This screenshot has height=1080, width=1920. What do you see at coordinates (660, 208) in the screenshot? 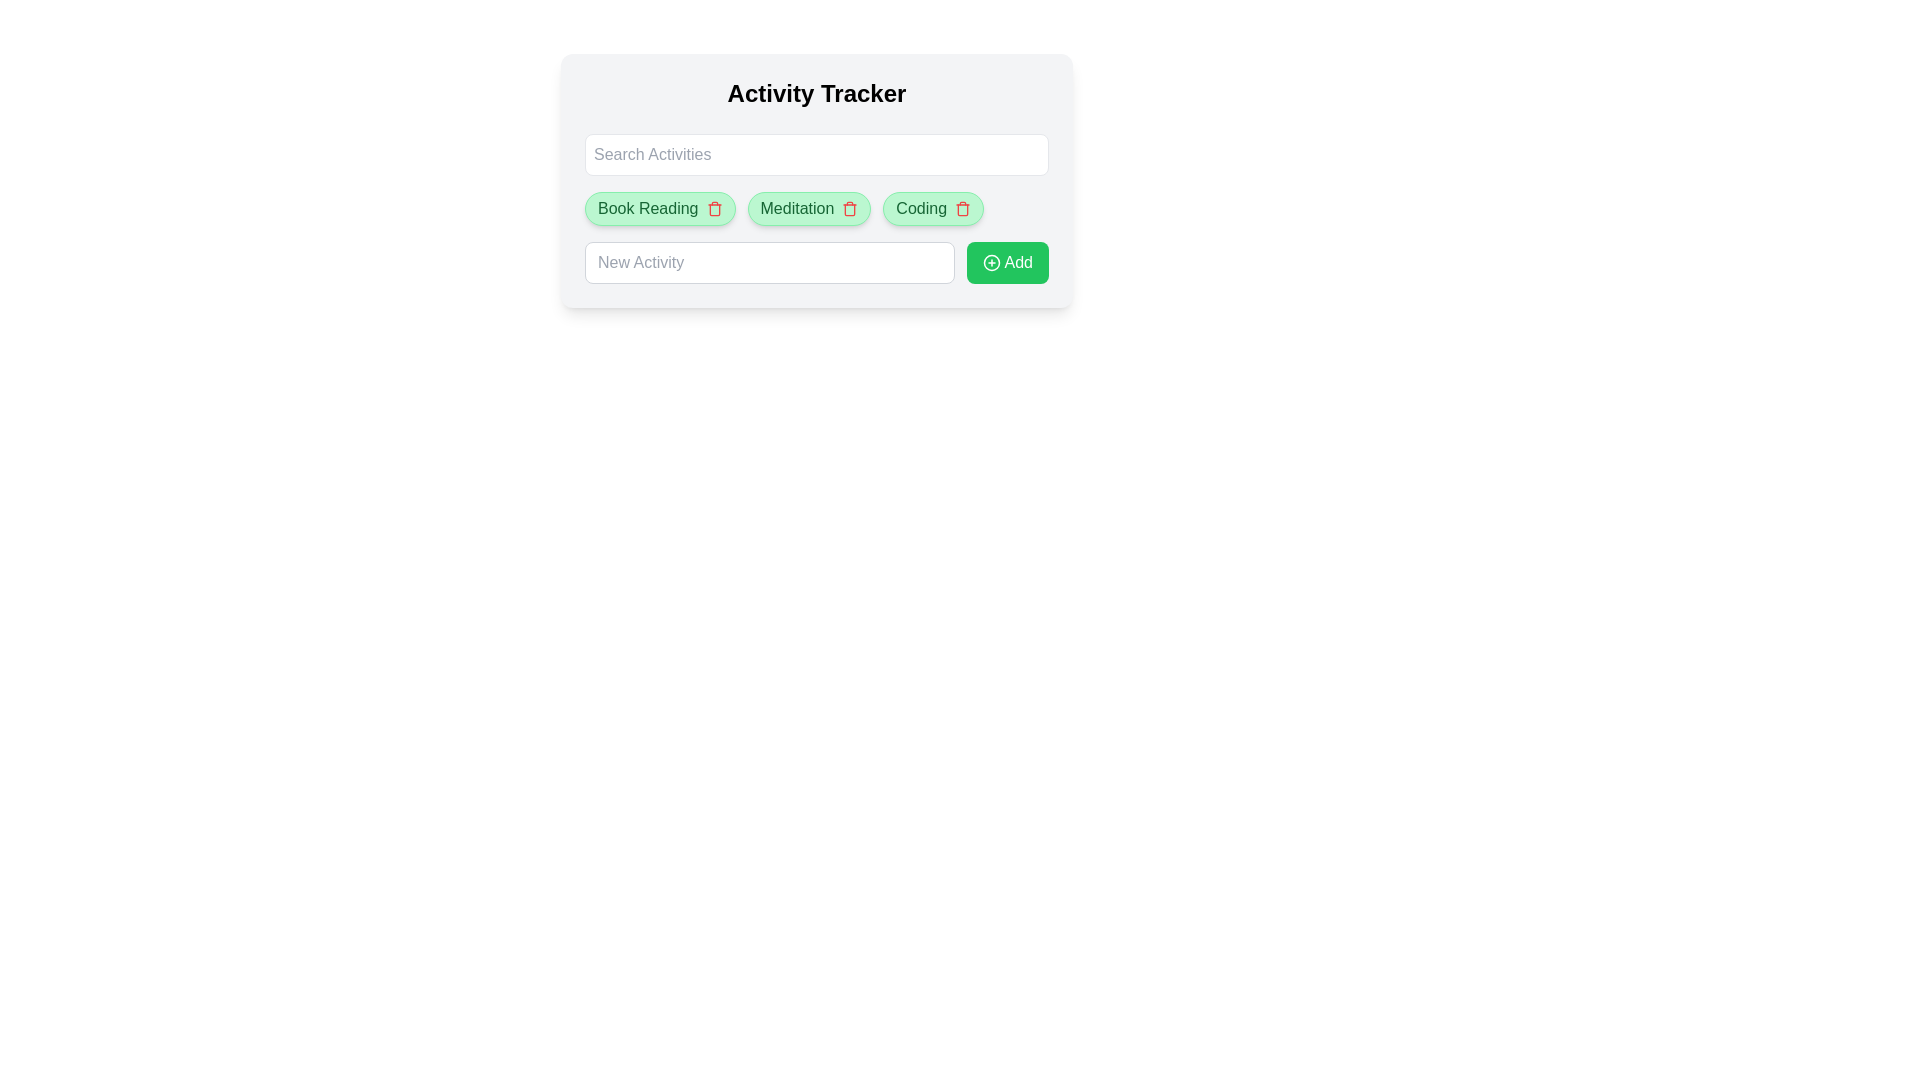
I see `the interactive tag labeled 'Book Reading' with a green background and delete option` at bounding box center [660, 208].